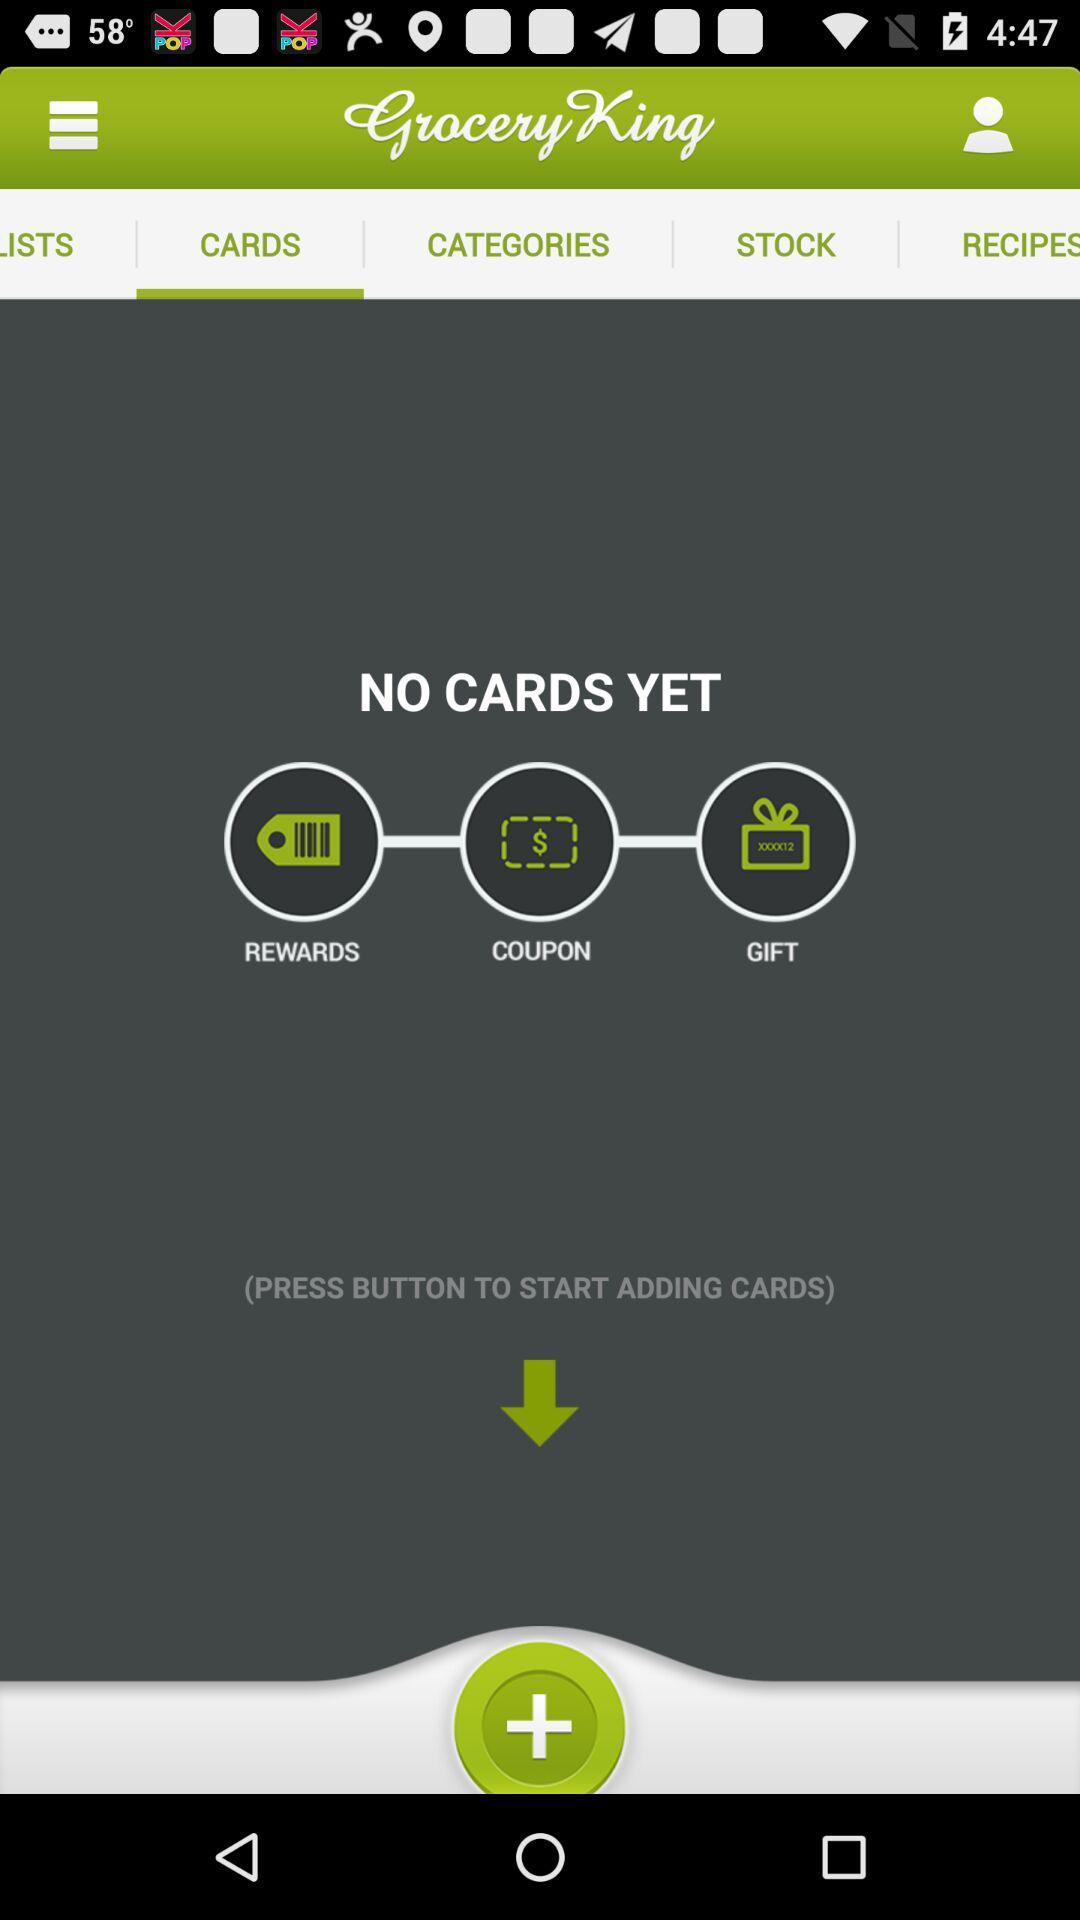  I want to click on item next to recipes icon, so click(784, 243).